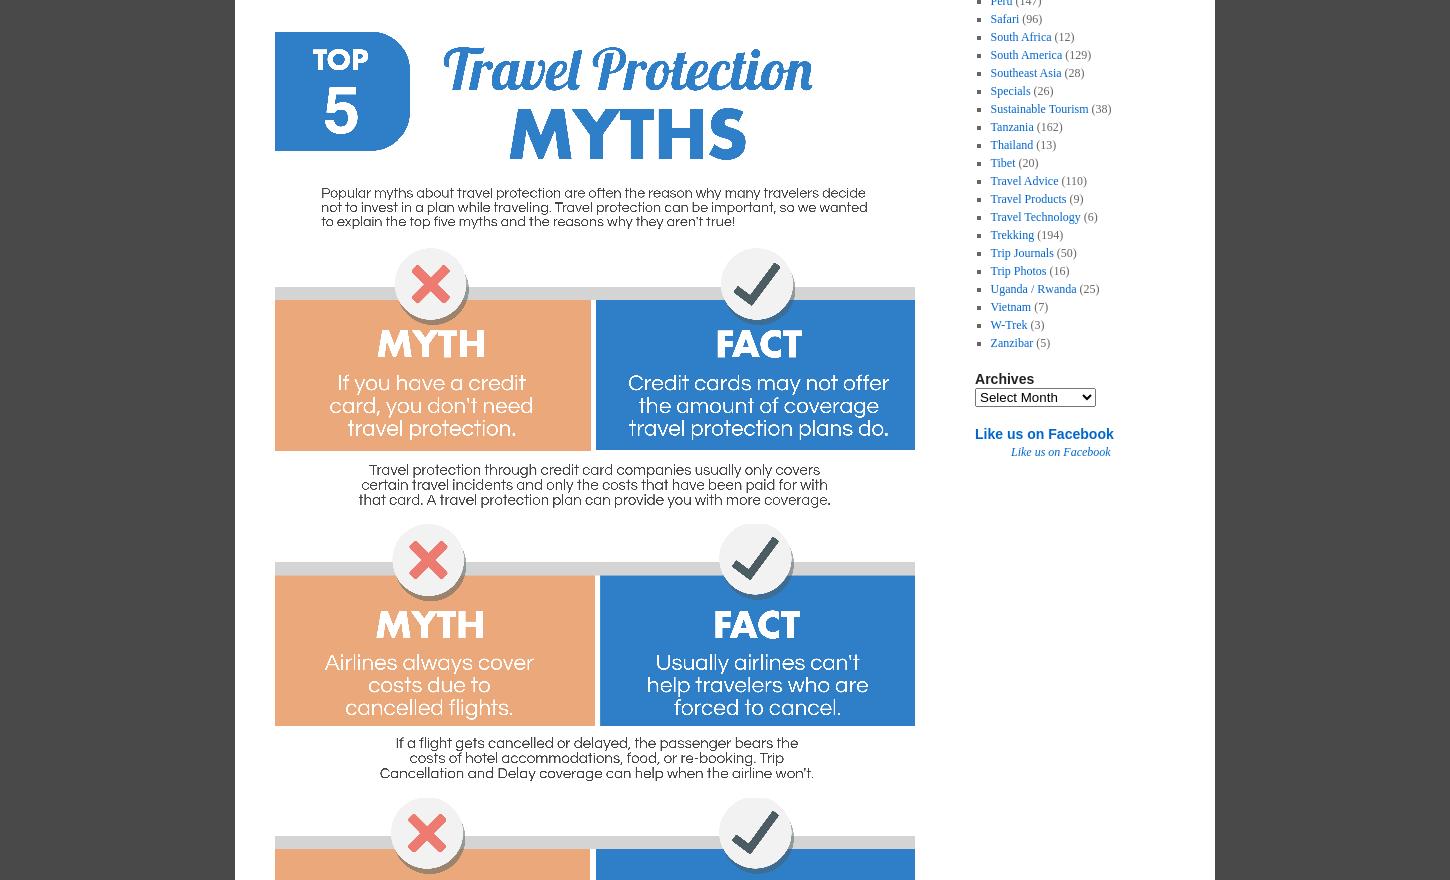  Describe the element at coordinates (1035, 323) in the screenshot. I see `'(3)'` at that location.